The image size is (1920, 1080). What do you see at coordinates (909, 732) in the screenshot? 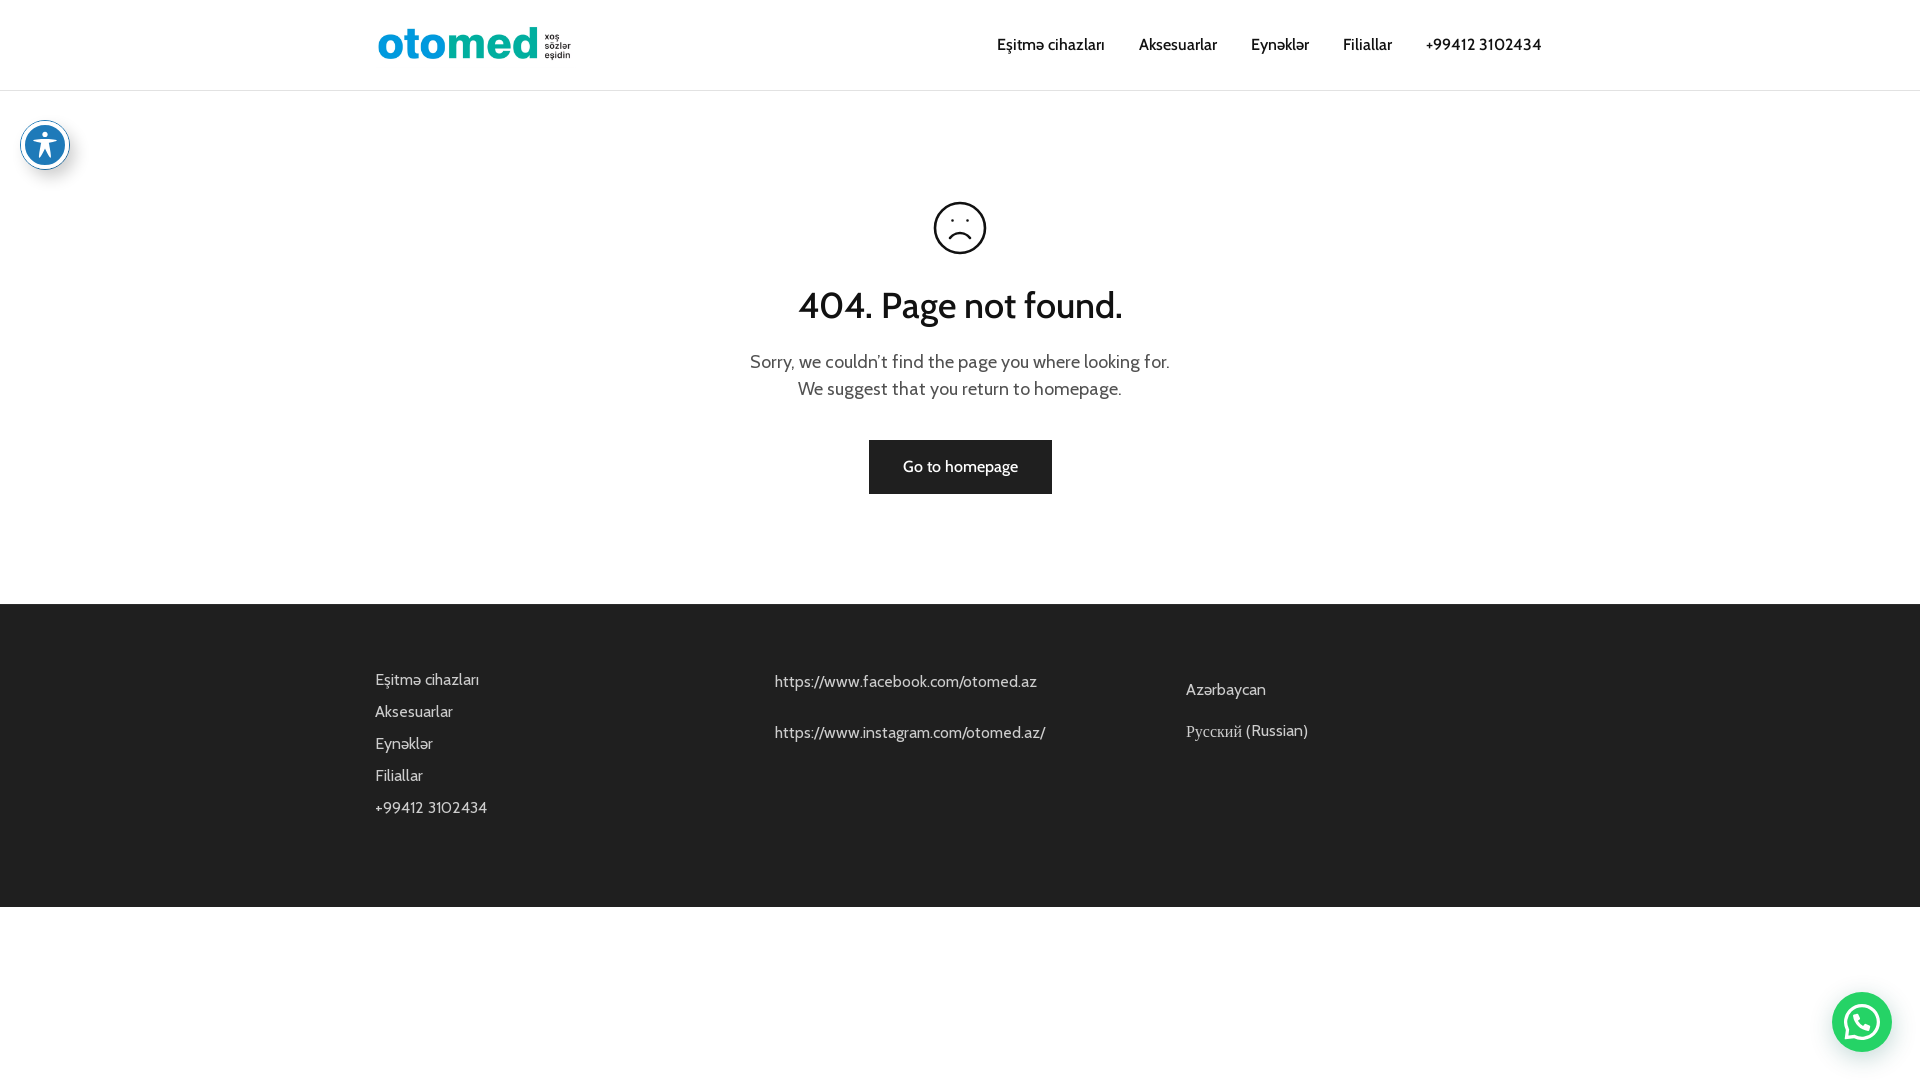
I see `'https://www.instagram.com/otomed.az/'` at bounding box center [909, 732].